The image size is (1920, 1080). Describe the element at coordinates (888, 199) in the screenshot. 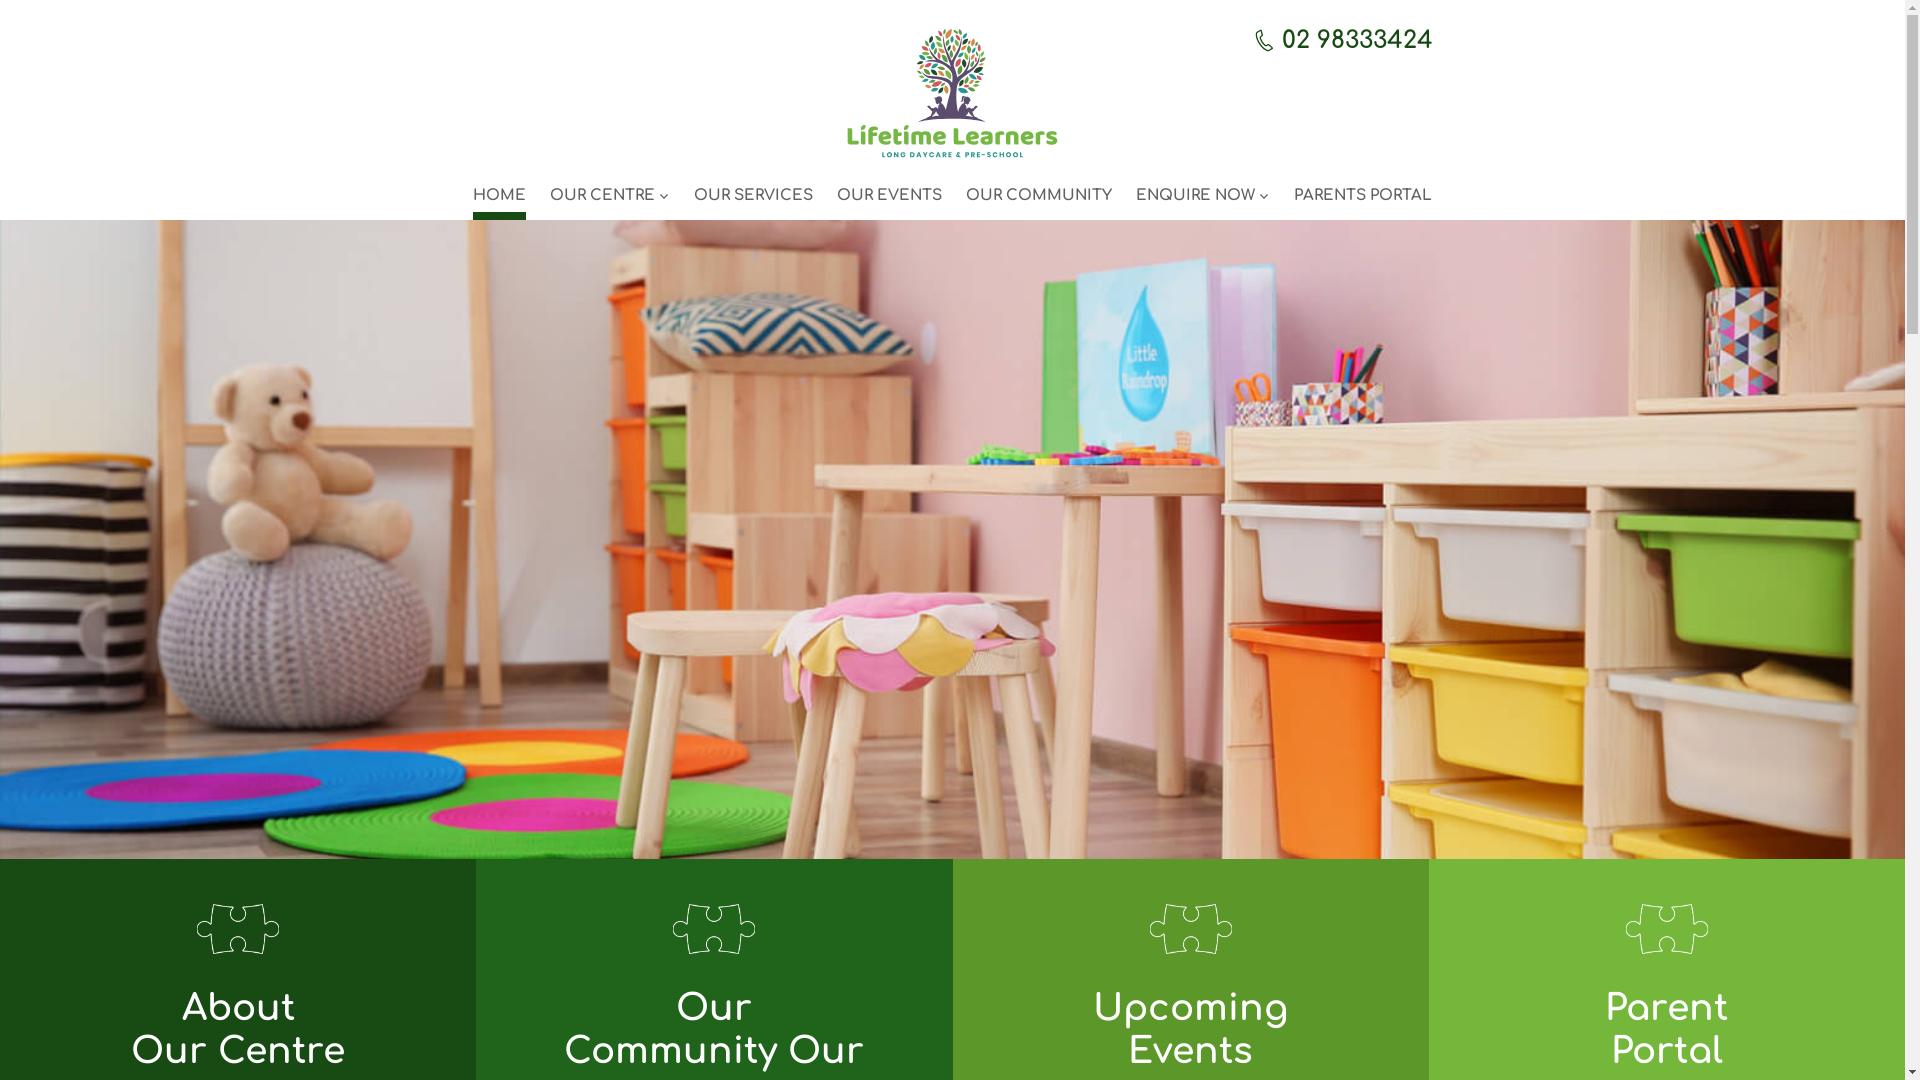

I see `'OUR EVENTS'` at that location.